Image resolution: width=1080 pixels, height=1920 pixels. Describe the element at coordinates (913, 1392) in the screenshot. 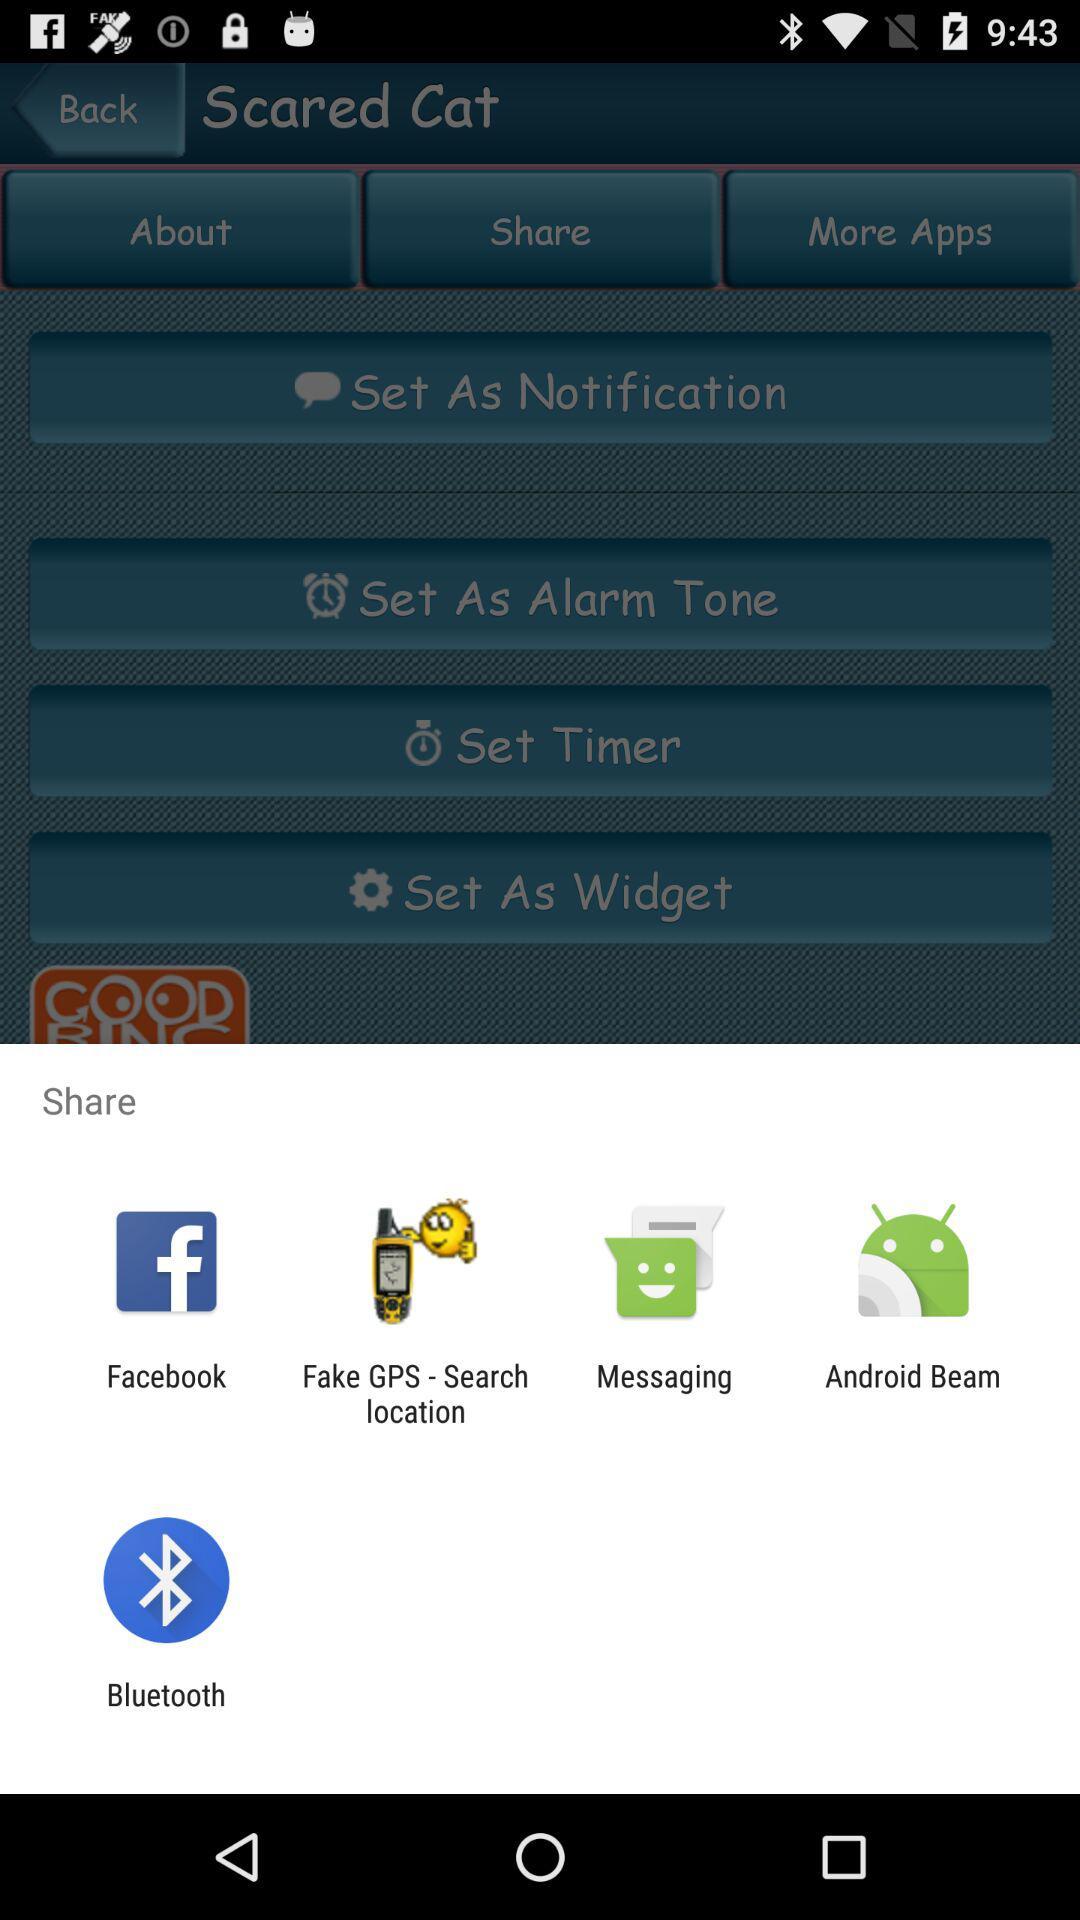

I see `the android beam item` at that location.